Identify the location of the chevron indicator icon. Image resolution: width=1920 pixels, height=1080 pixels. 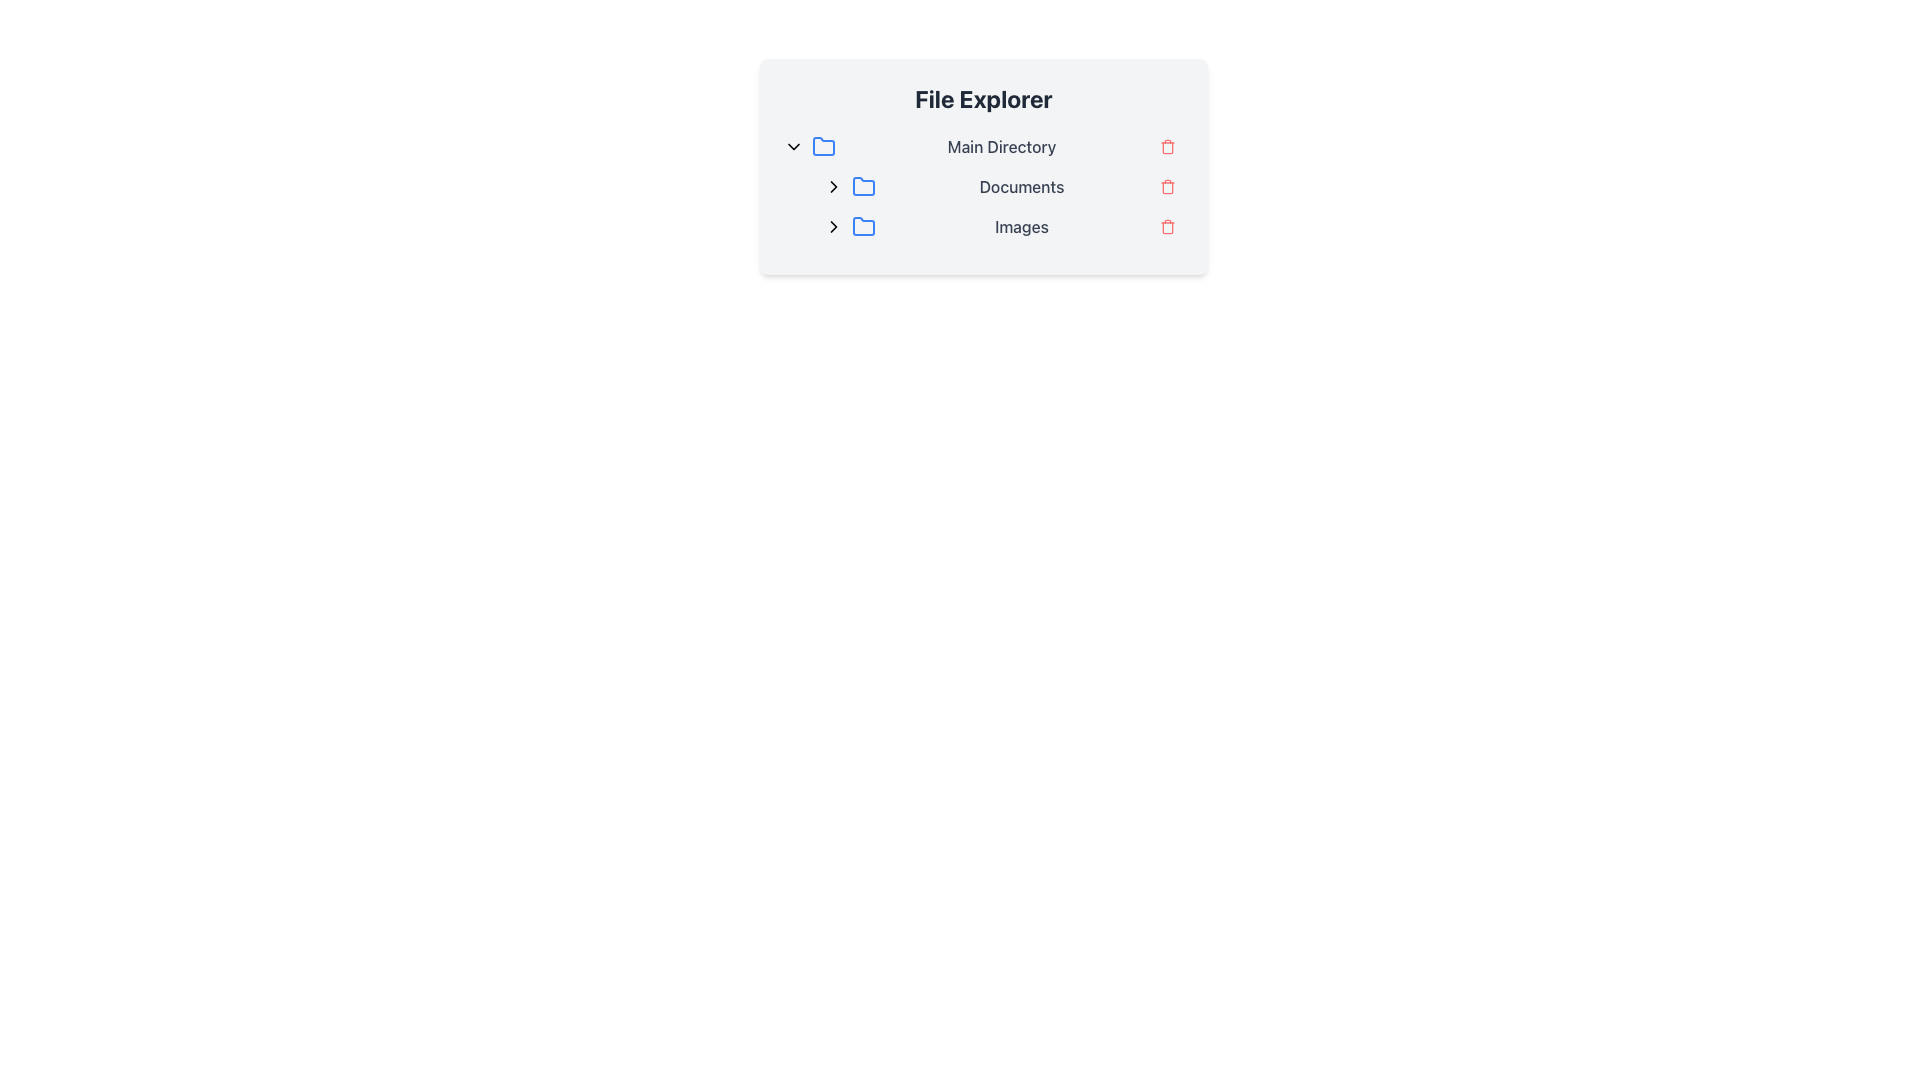
(834, 226).